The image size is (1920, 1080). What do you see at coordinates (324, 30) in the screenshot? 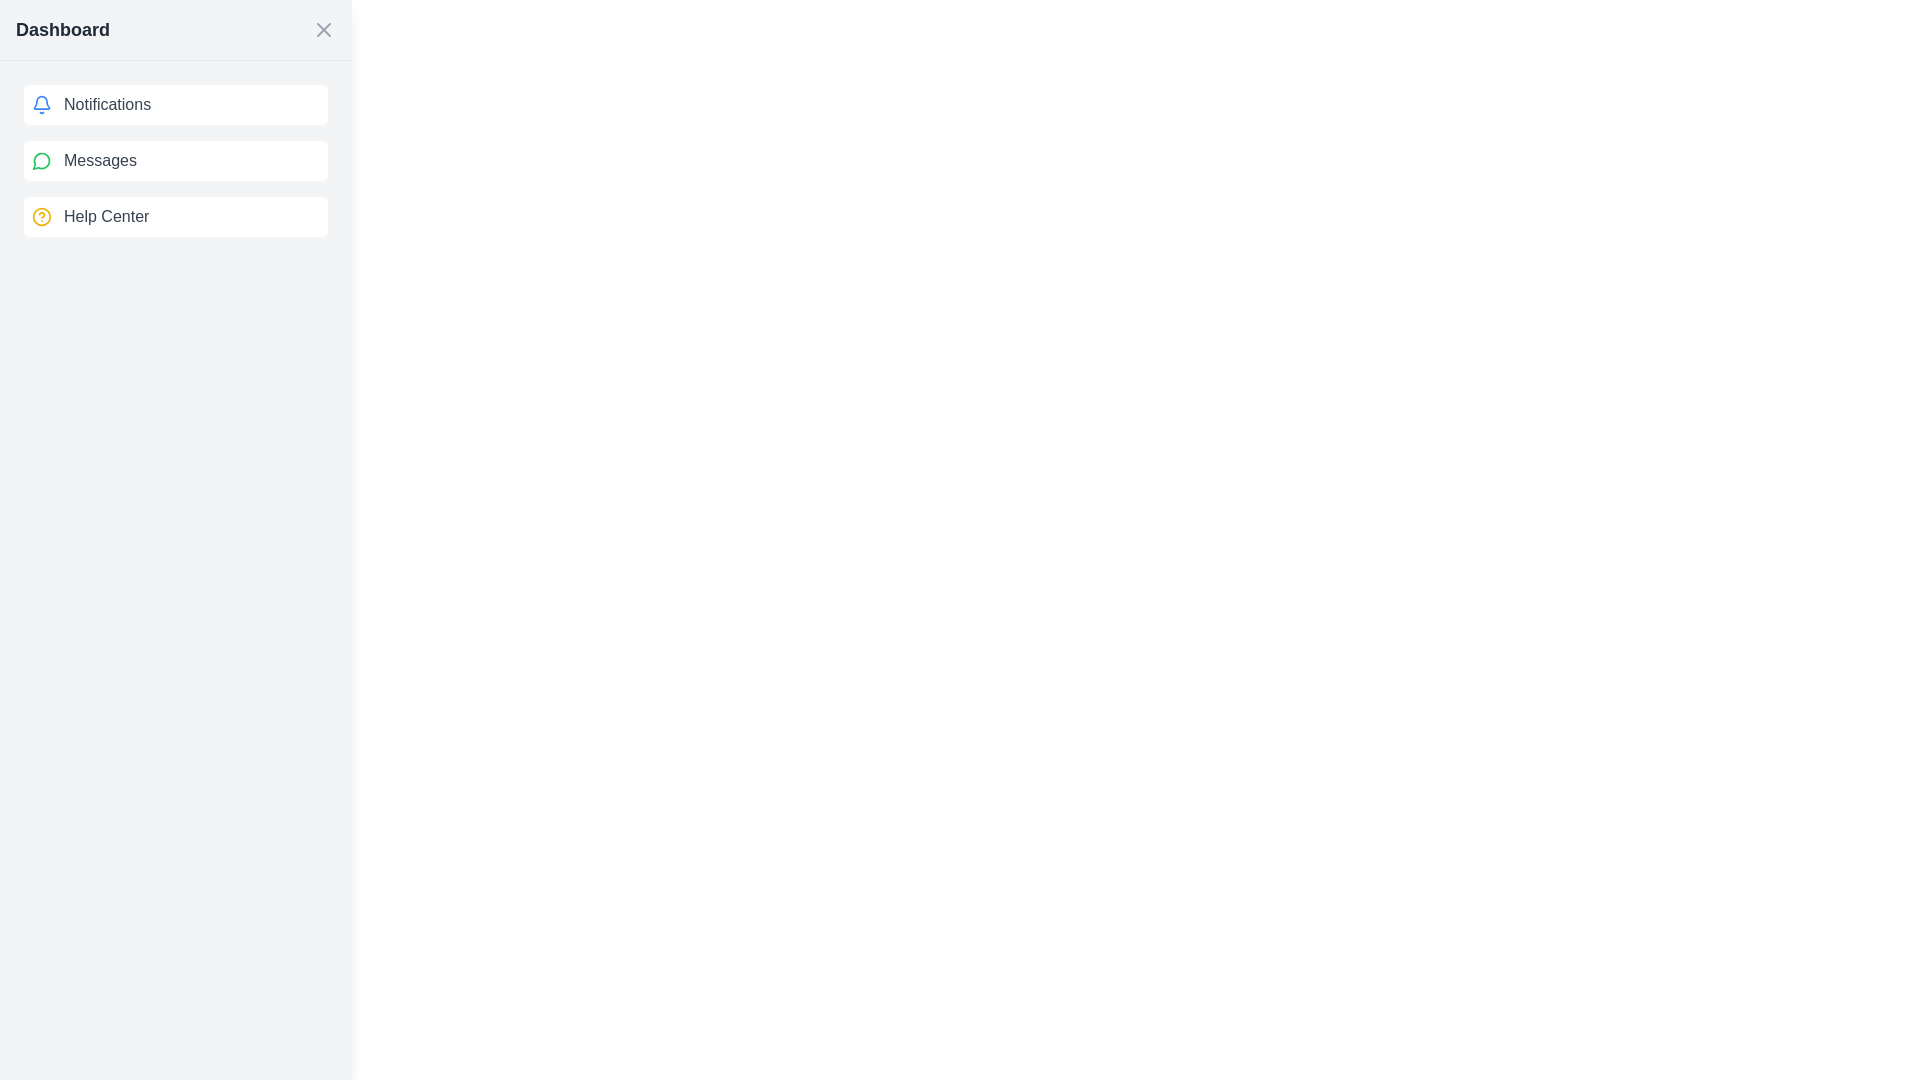
I see `the small 'X' button in the top-right corner of the Dashboard header to observe the color transition effect` at bounding box center [324, 30].